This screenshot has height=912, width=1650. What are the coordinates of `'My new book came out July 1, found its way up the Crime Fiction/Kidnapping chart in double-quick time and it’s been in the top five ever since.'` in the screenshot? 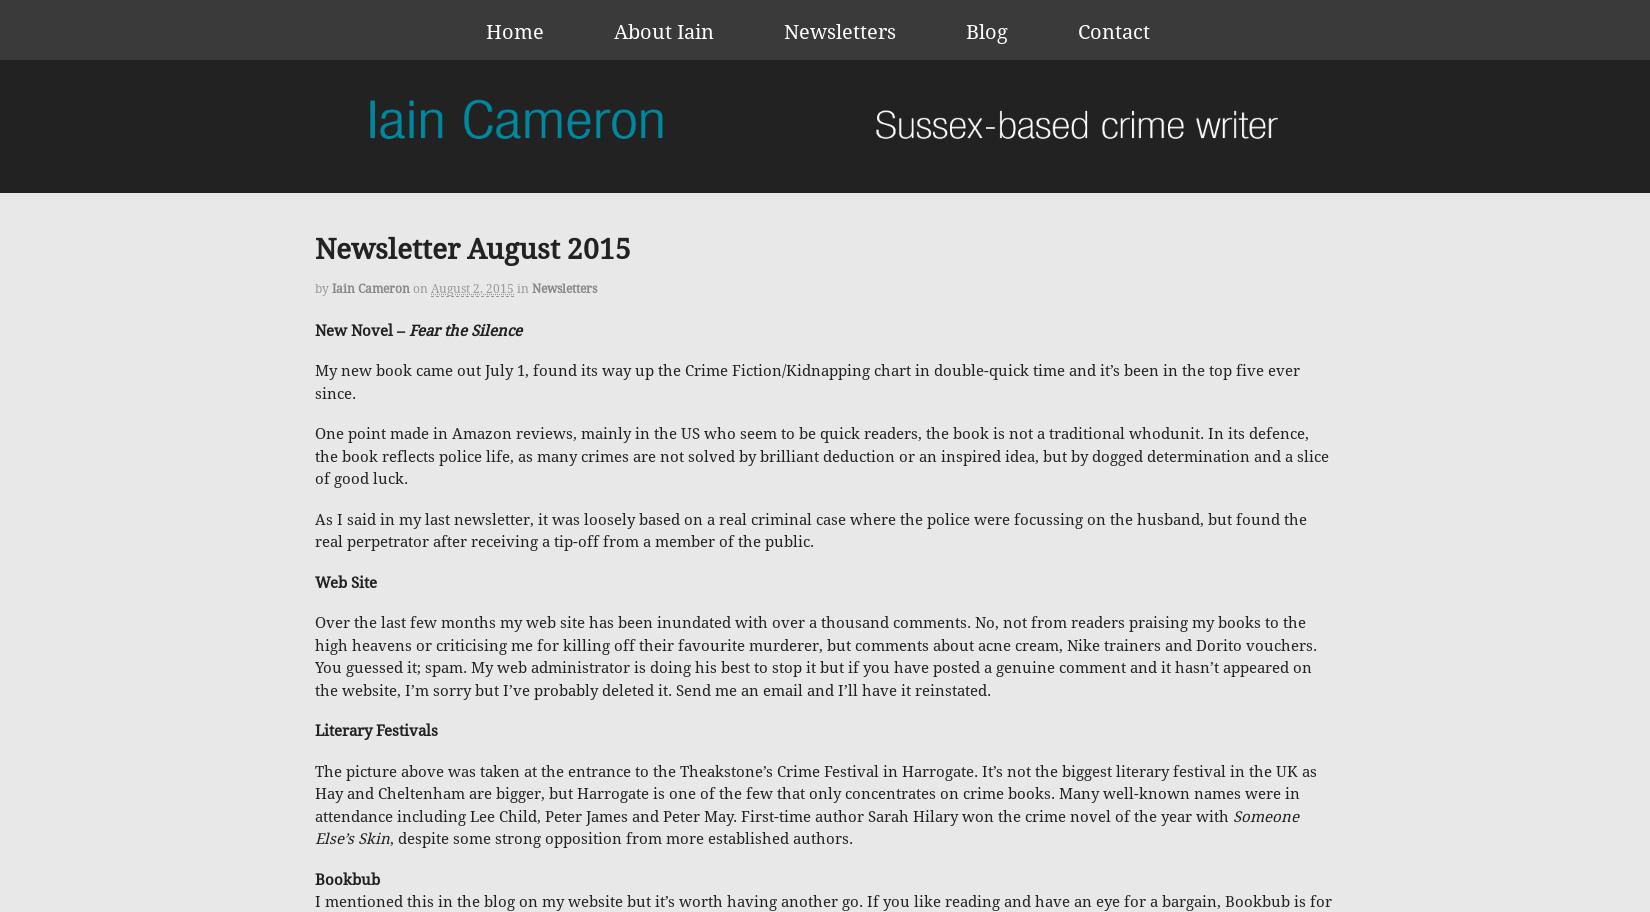 It's located at (806, 382).